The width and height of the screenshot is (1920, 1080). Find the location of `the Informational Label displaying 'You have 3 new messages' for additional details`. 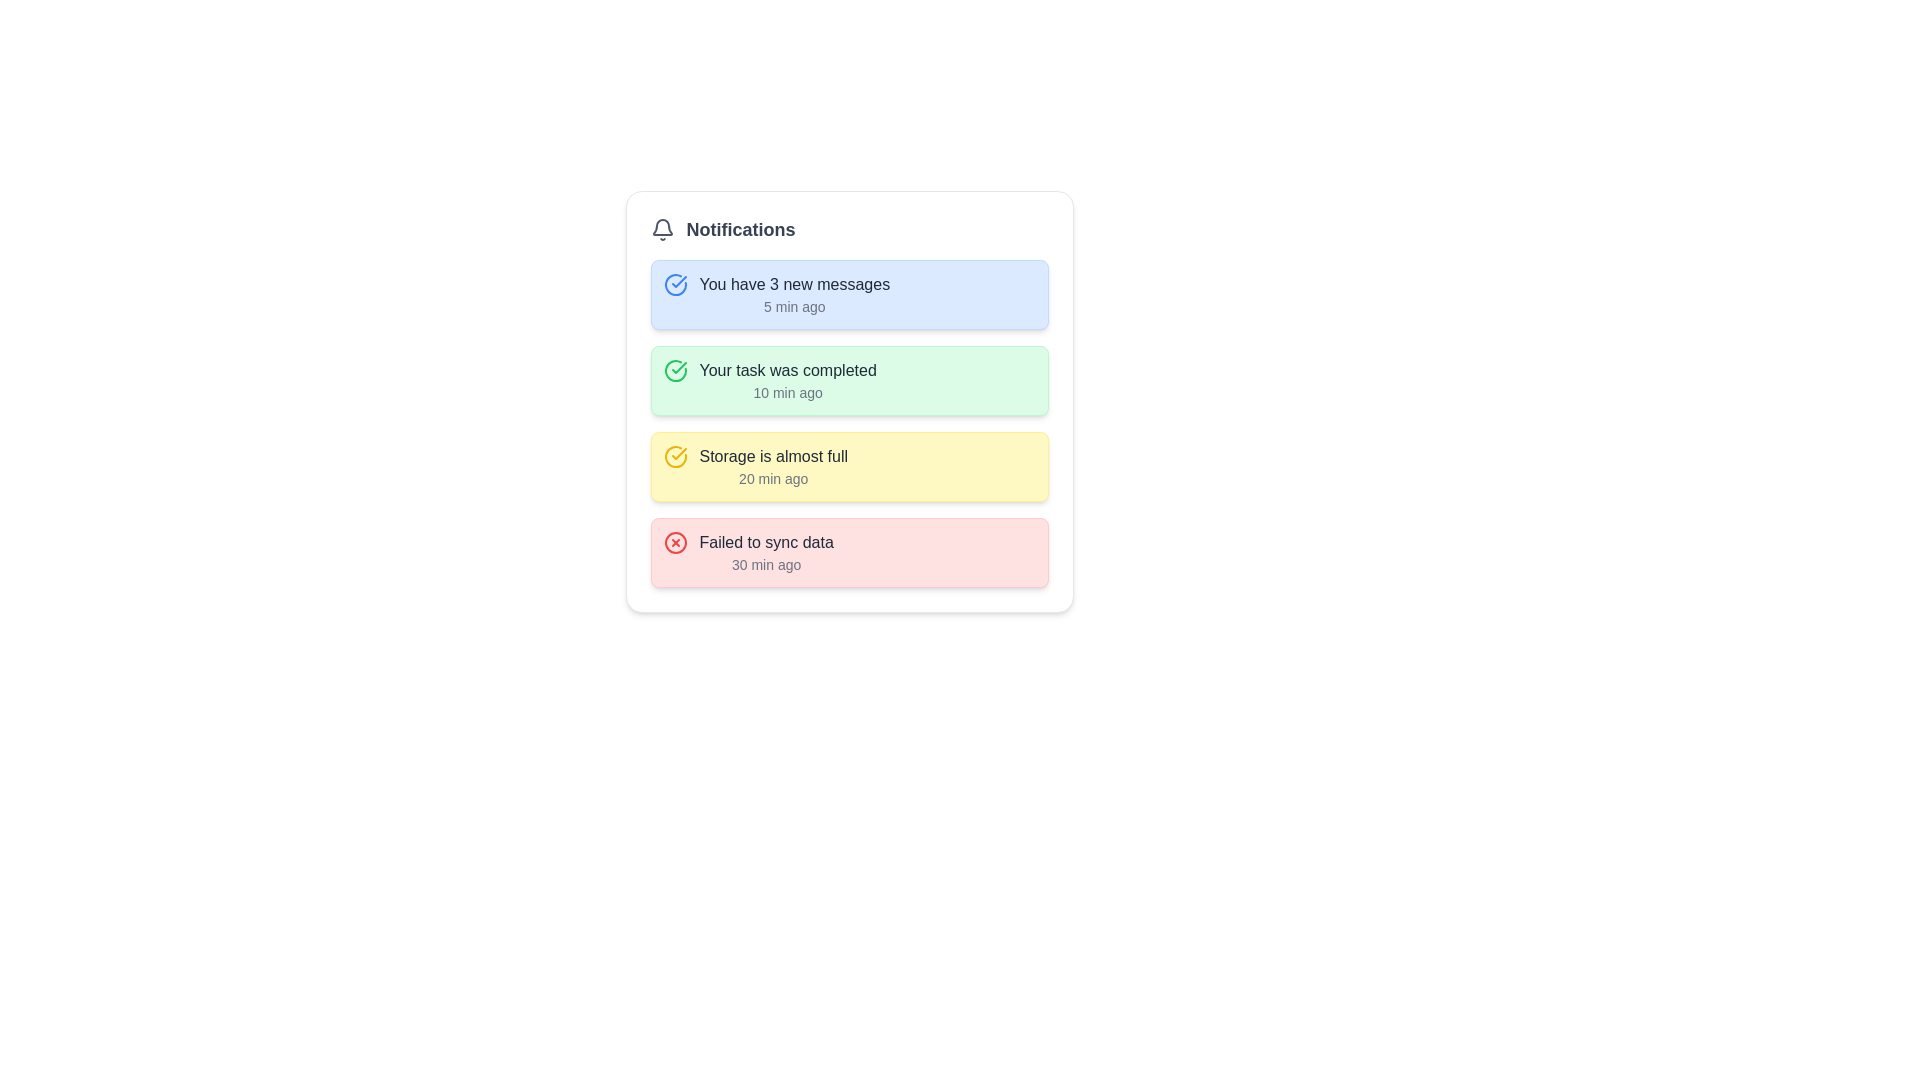

the Informational Label displaying 'You have 3 new messages' for additional details is located at coordinates (793, 294).